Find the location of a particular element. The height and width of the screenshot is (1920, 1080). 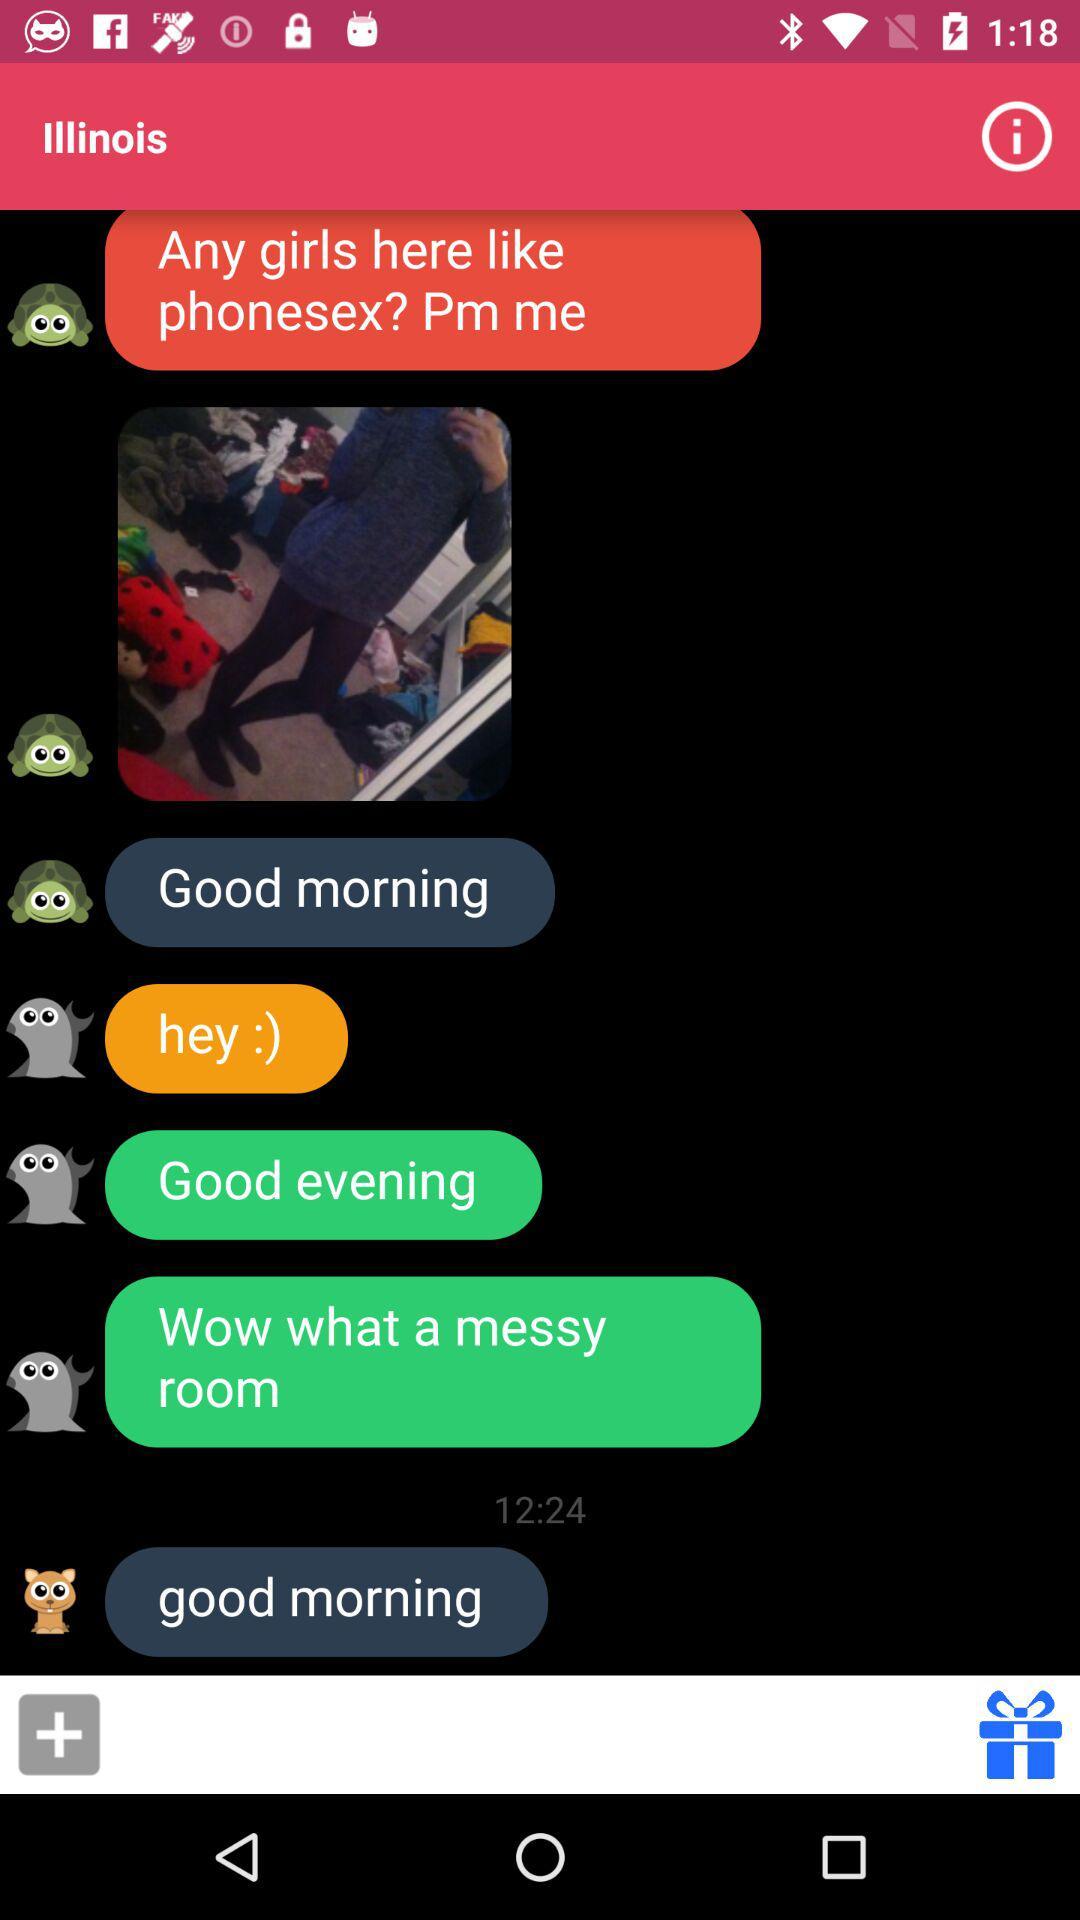

open the contact information is located at coordinates (49, 314).